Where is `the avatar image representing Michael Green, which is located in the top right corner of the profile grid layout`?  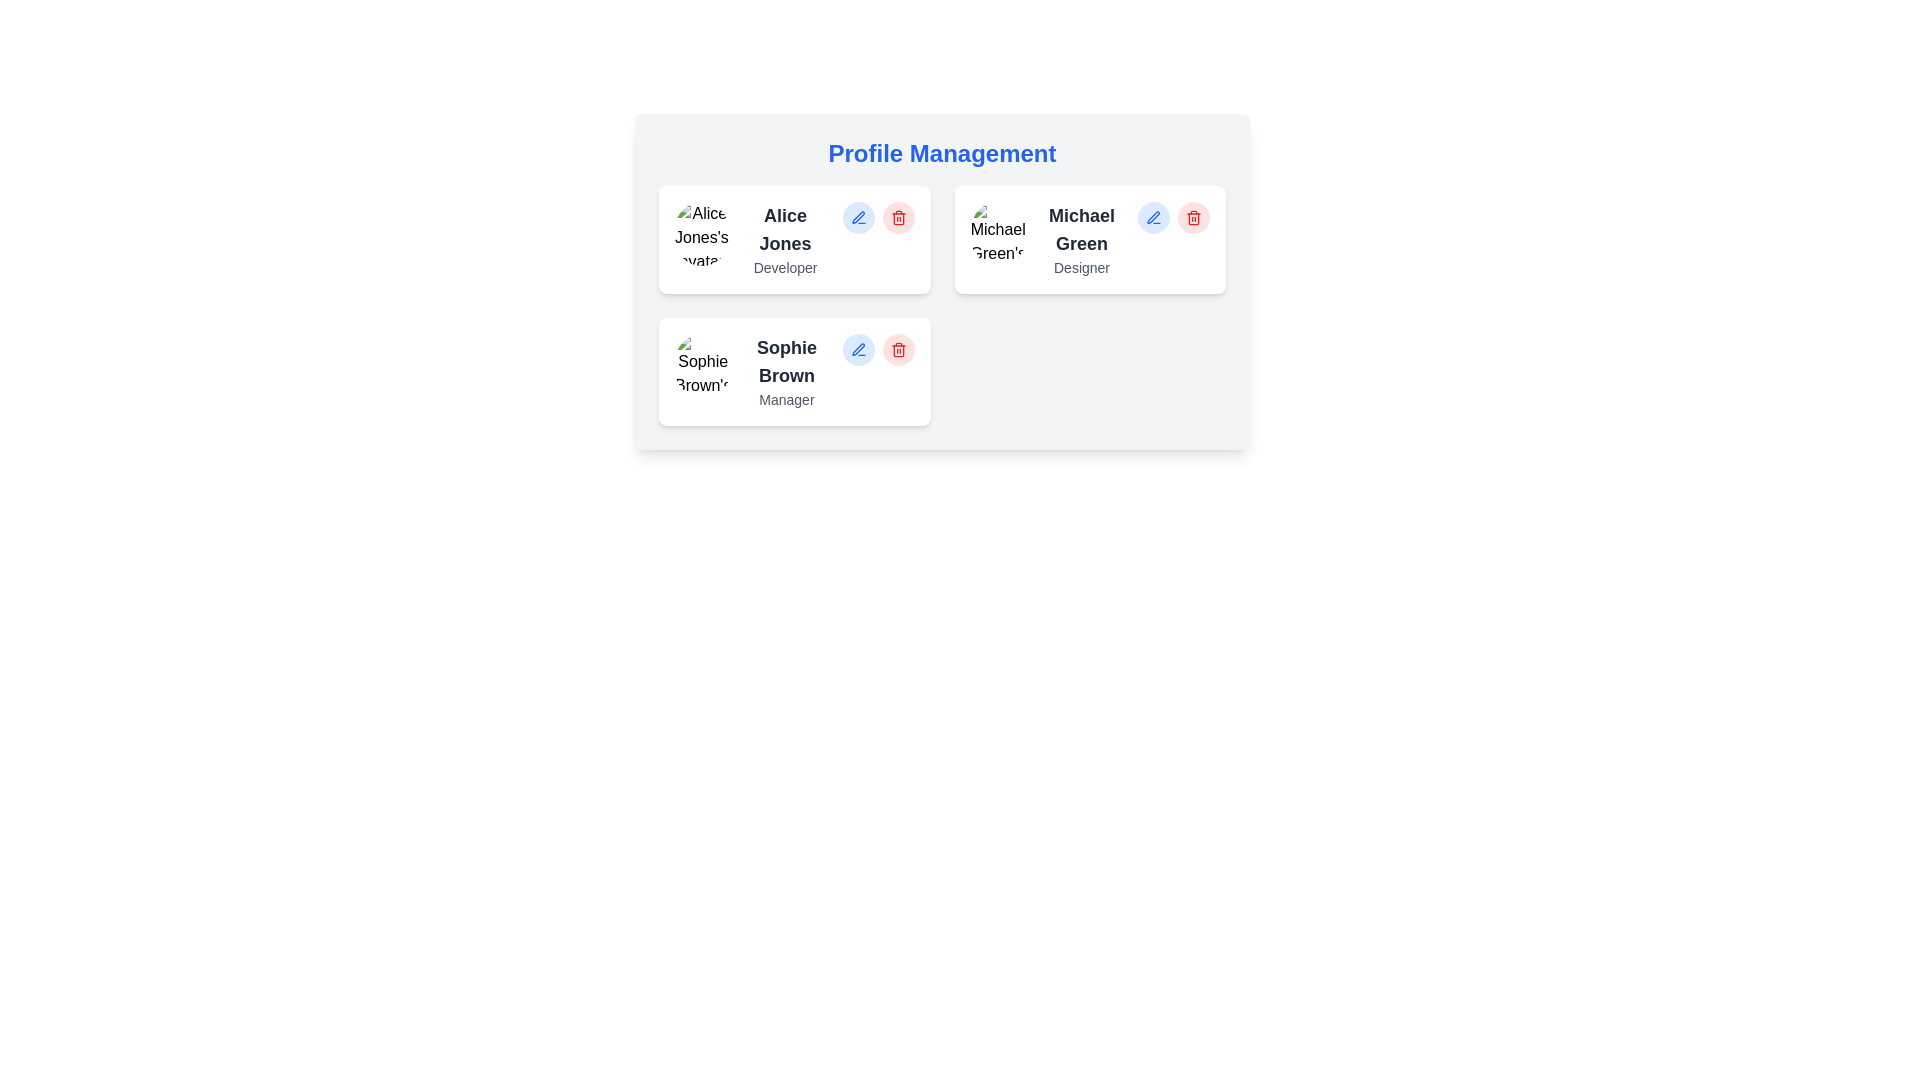
the avatar image representing Michael Green, which is located in the top right corner of the profile grid layout is located at coordinates (998, 233).